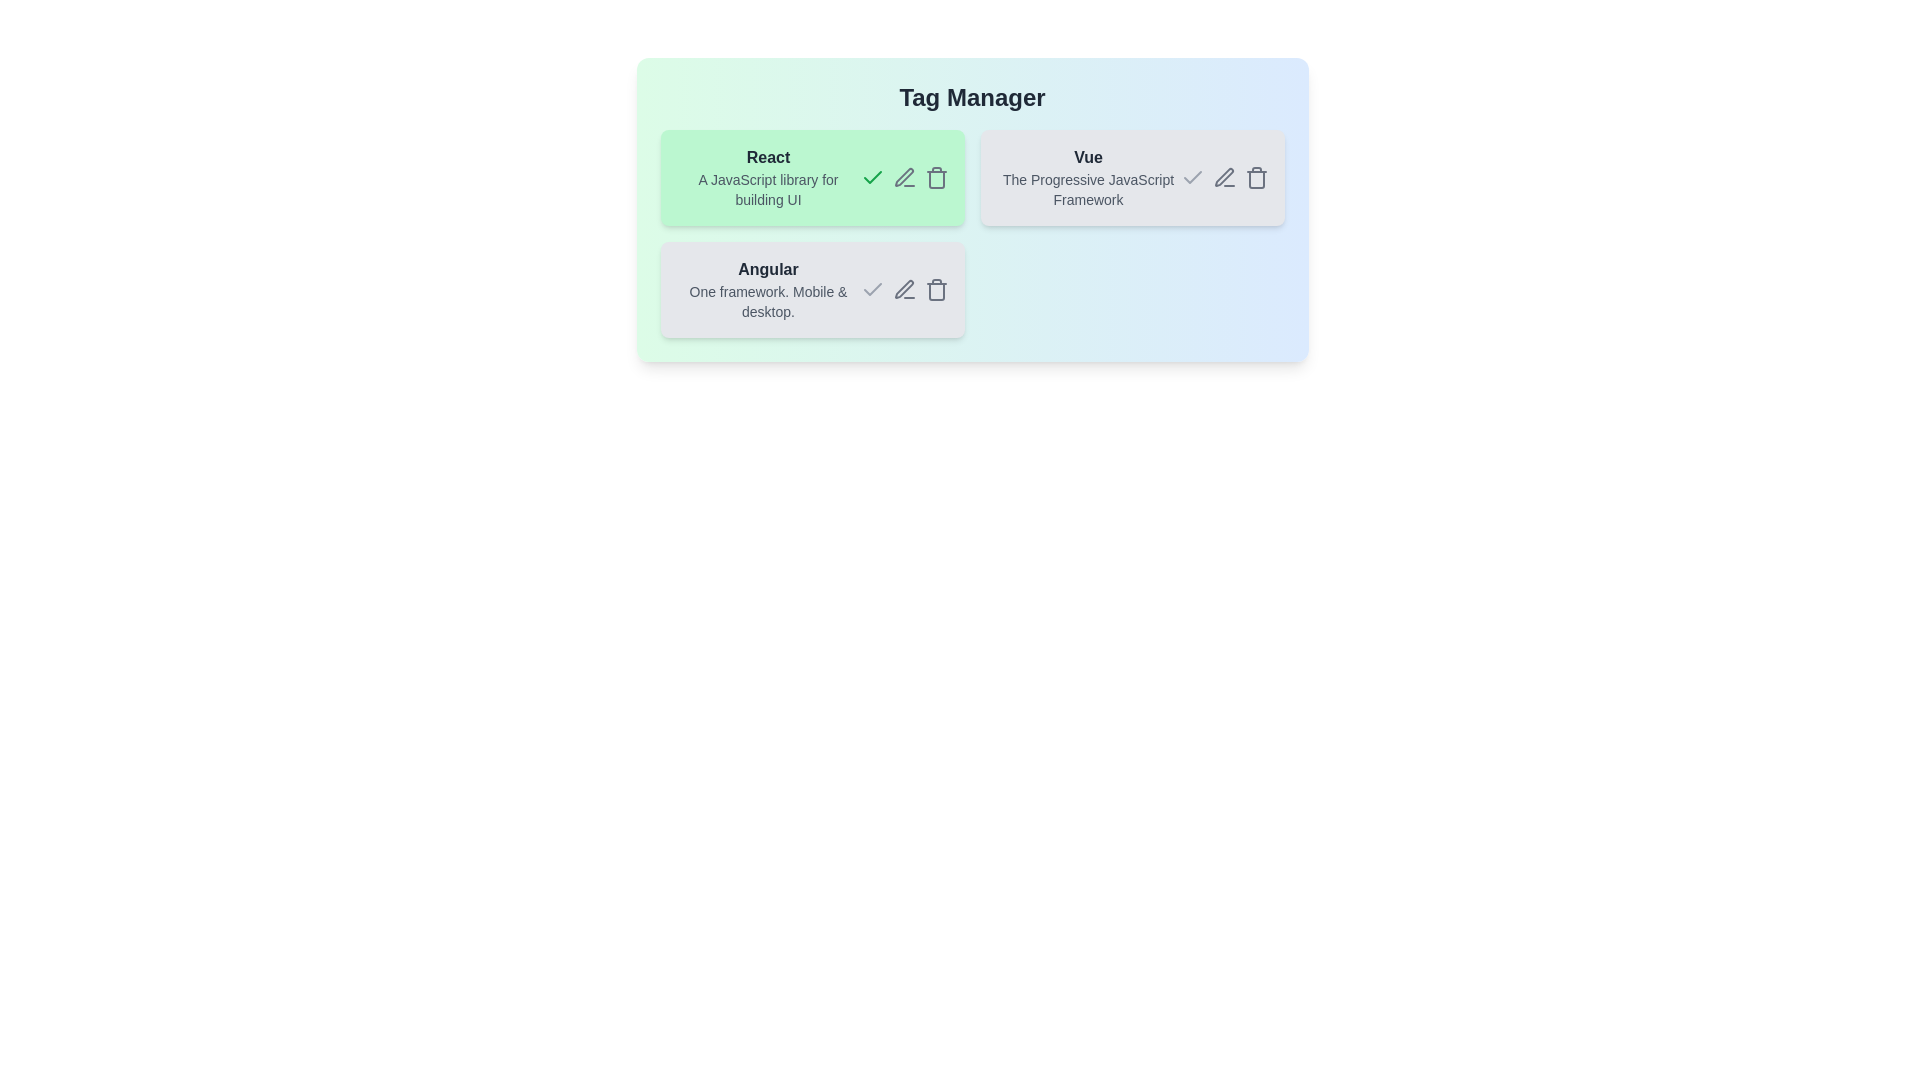  Describe the element at coordinates (1255, 176) in the screenshot. I see `trash icon for the tag Vue to delete it` at that location.